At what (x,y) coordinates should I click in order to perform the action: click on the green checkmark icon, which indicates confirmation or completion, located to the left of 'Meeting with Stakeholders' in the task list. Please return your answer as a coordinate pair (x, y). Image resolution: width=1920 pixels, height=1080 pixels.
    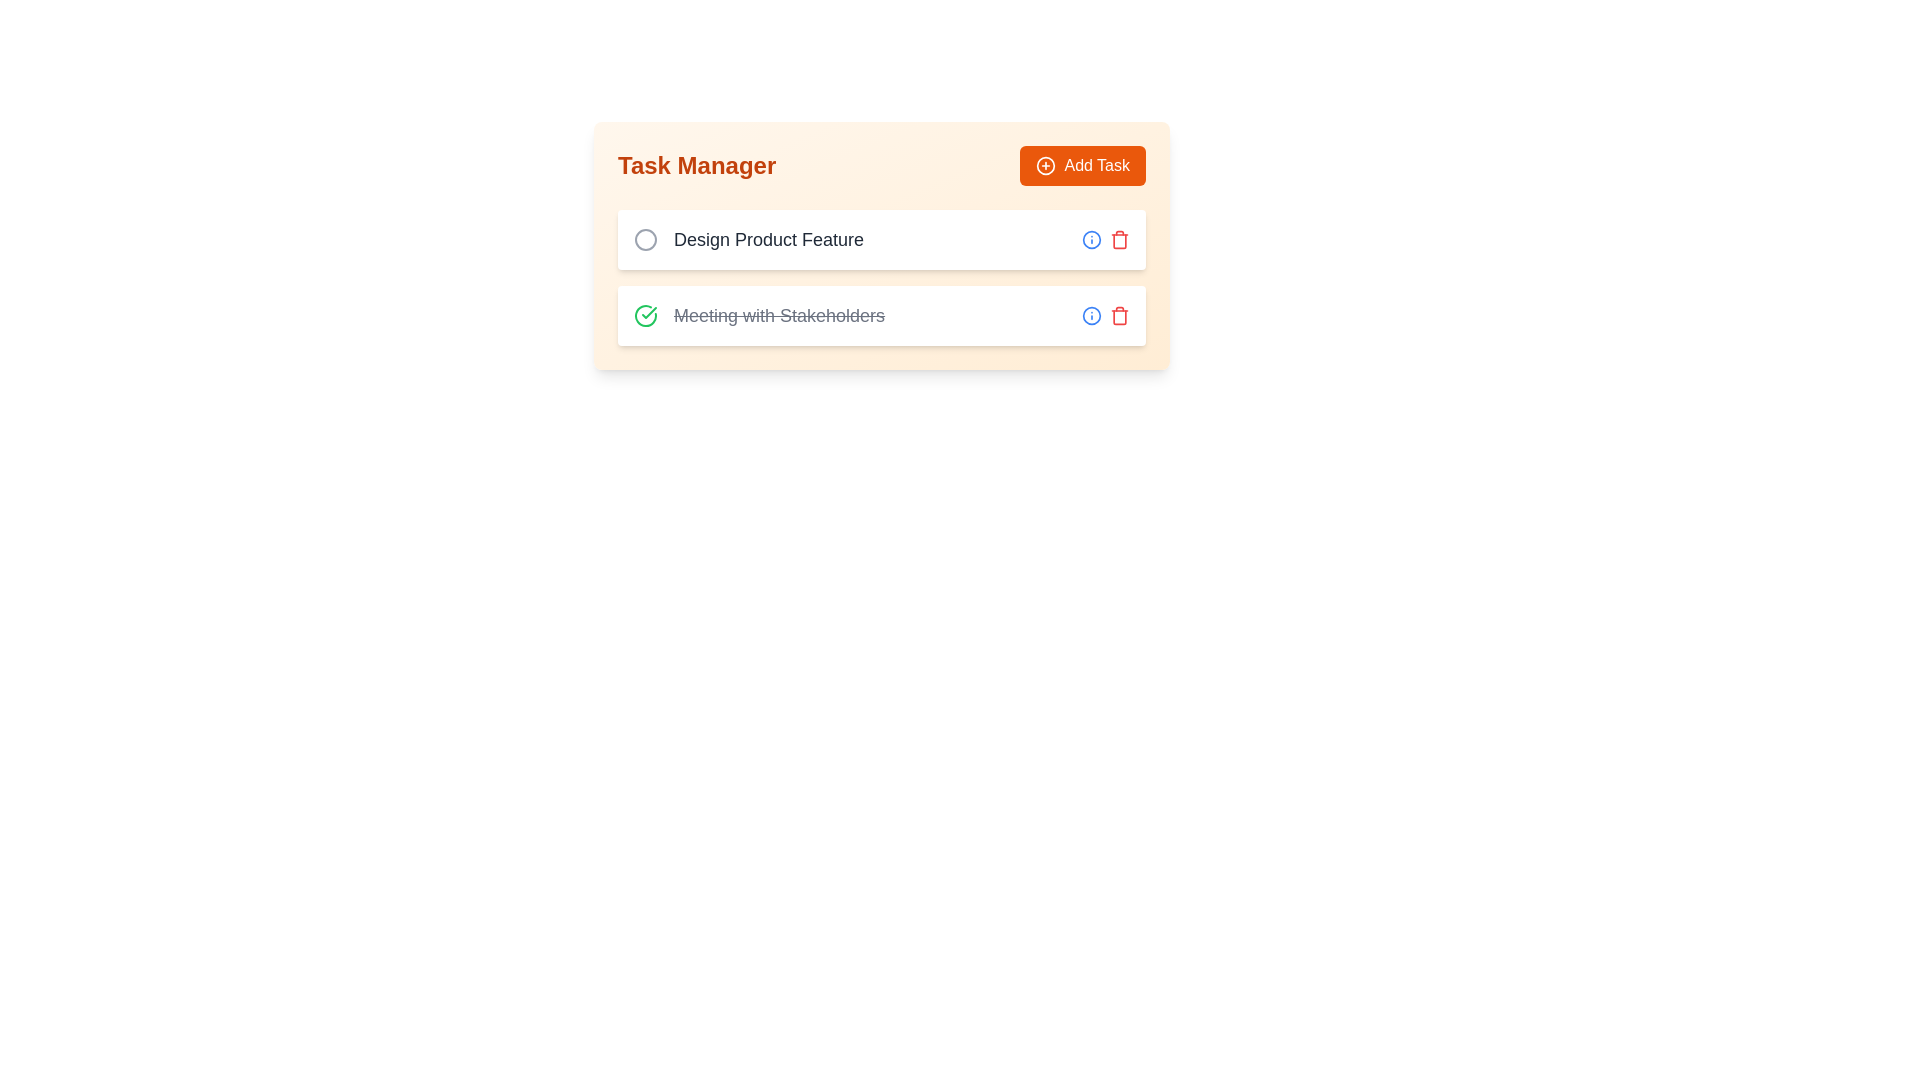
    Looking at the image, I should click on (649, 312).